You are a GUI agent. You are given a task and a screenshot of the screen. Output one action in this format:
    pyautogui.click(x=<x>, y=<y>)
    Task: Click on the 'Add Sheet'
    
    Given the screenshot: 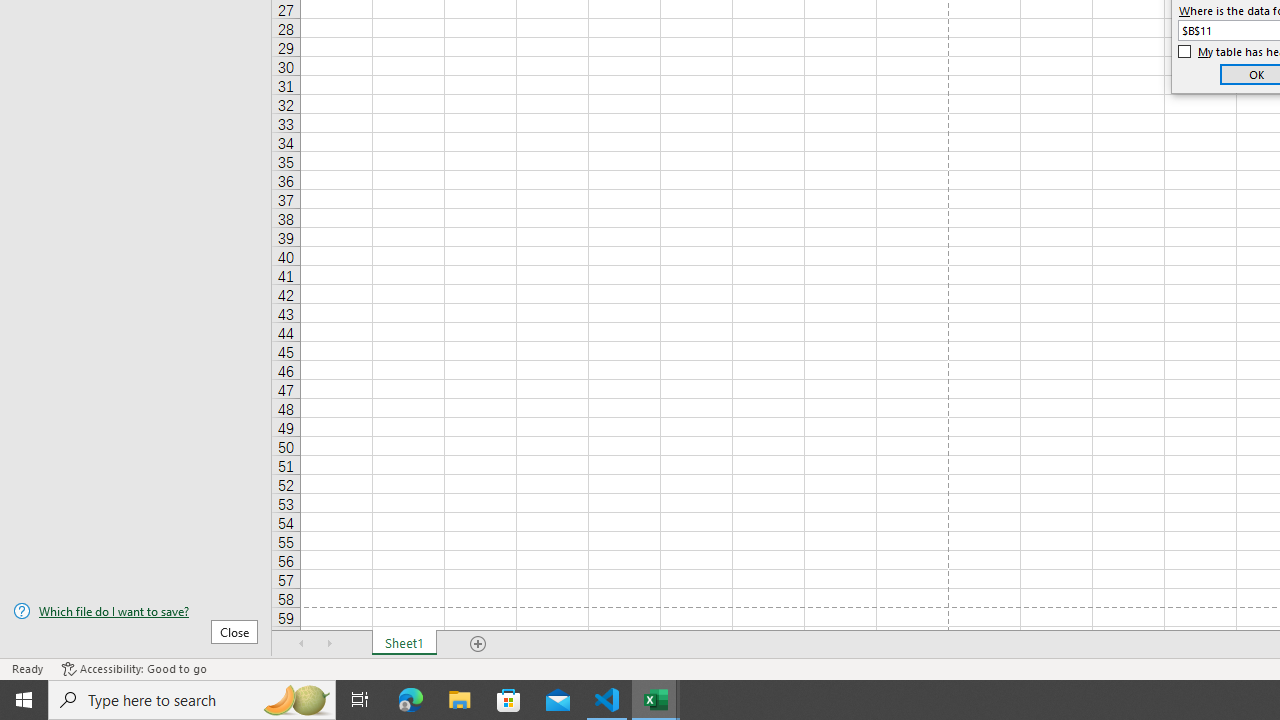 What is the action you would take?
    pyautogui.click(x=477, y=644)
    